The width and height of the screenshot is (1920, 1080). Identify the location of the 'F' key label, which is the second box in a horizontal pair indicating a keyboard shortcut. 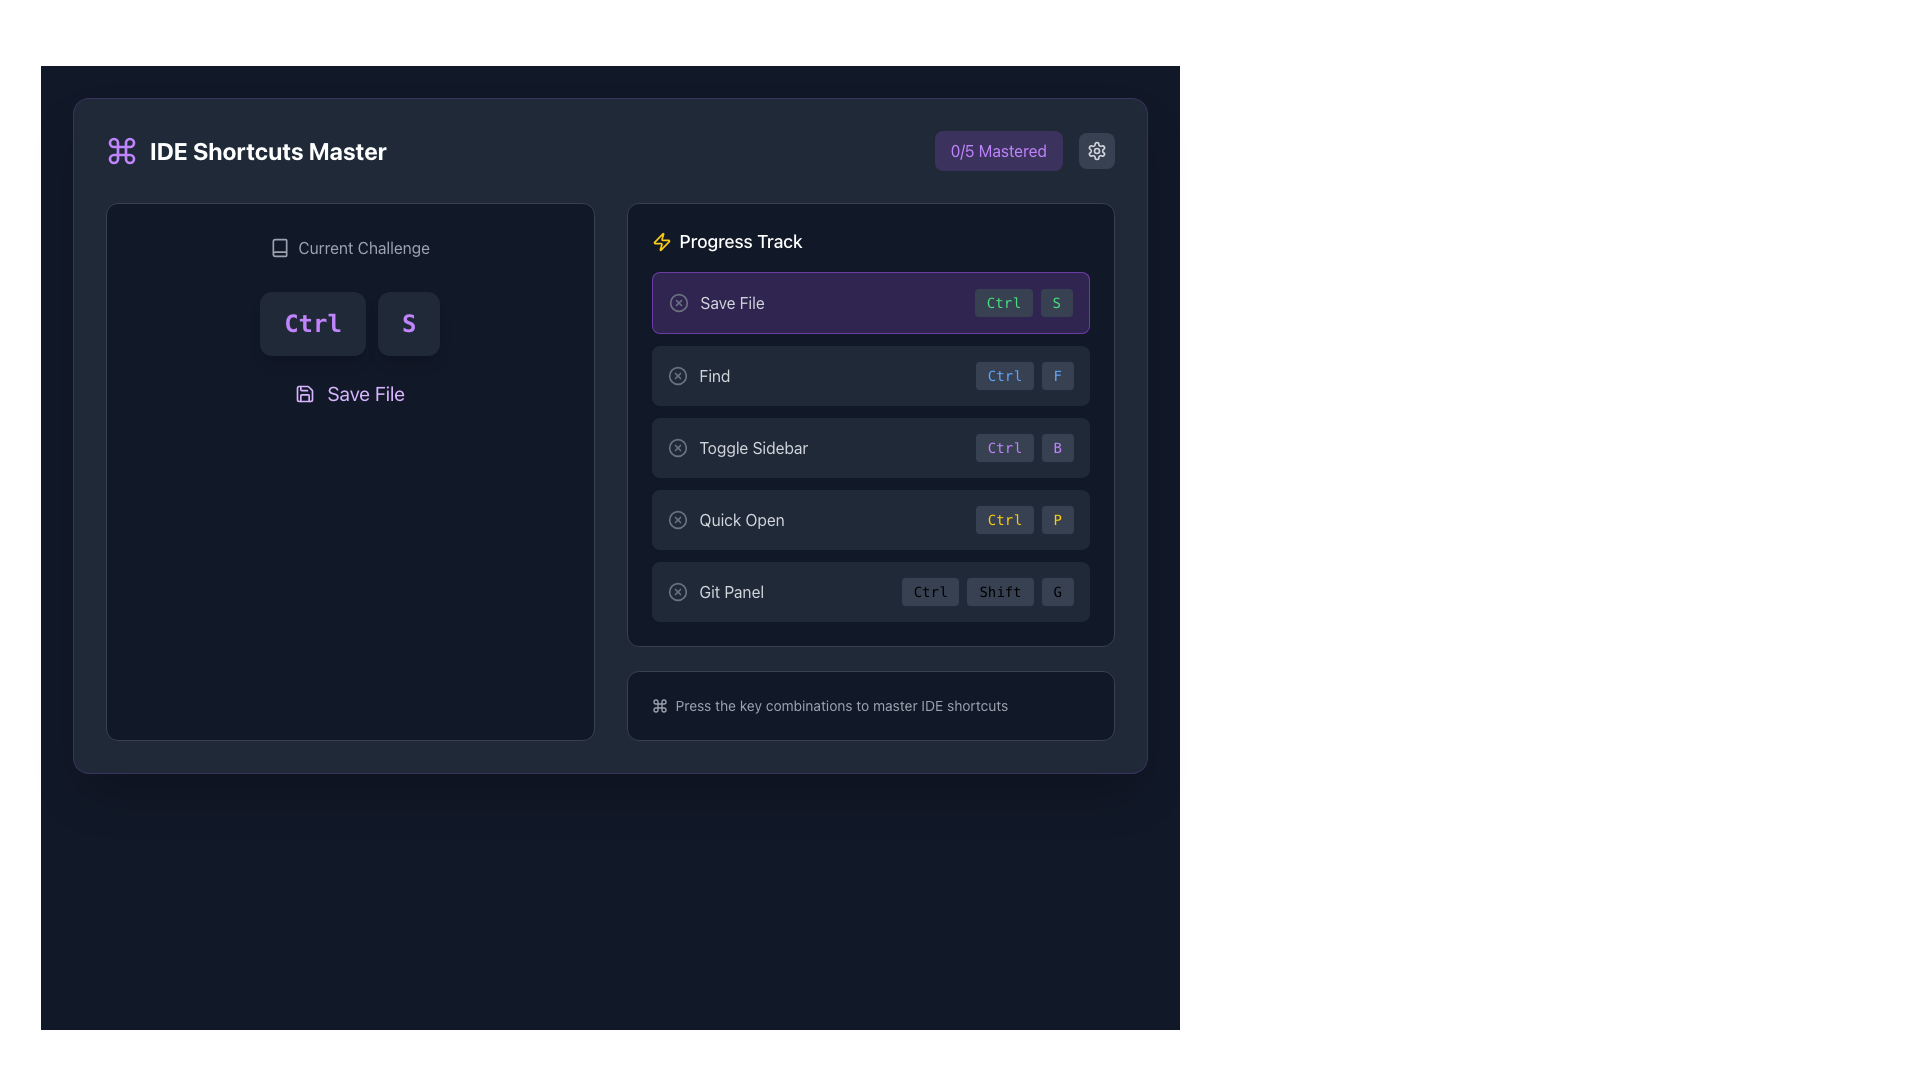
(1056, 375).